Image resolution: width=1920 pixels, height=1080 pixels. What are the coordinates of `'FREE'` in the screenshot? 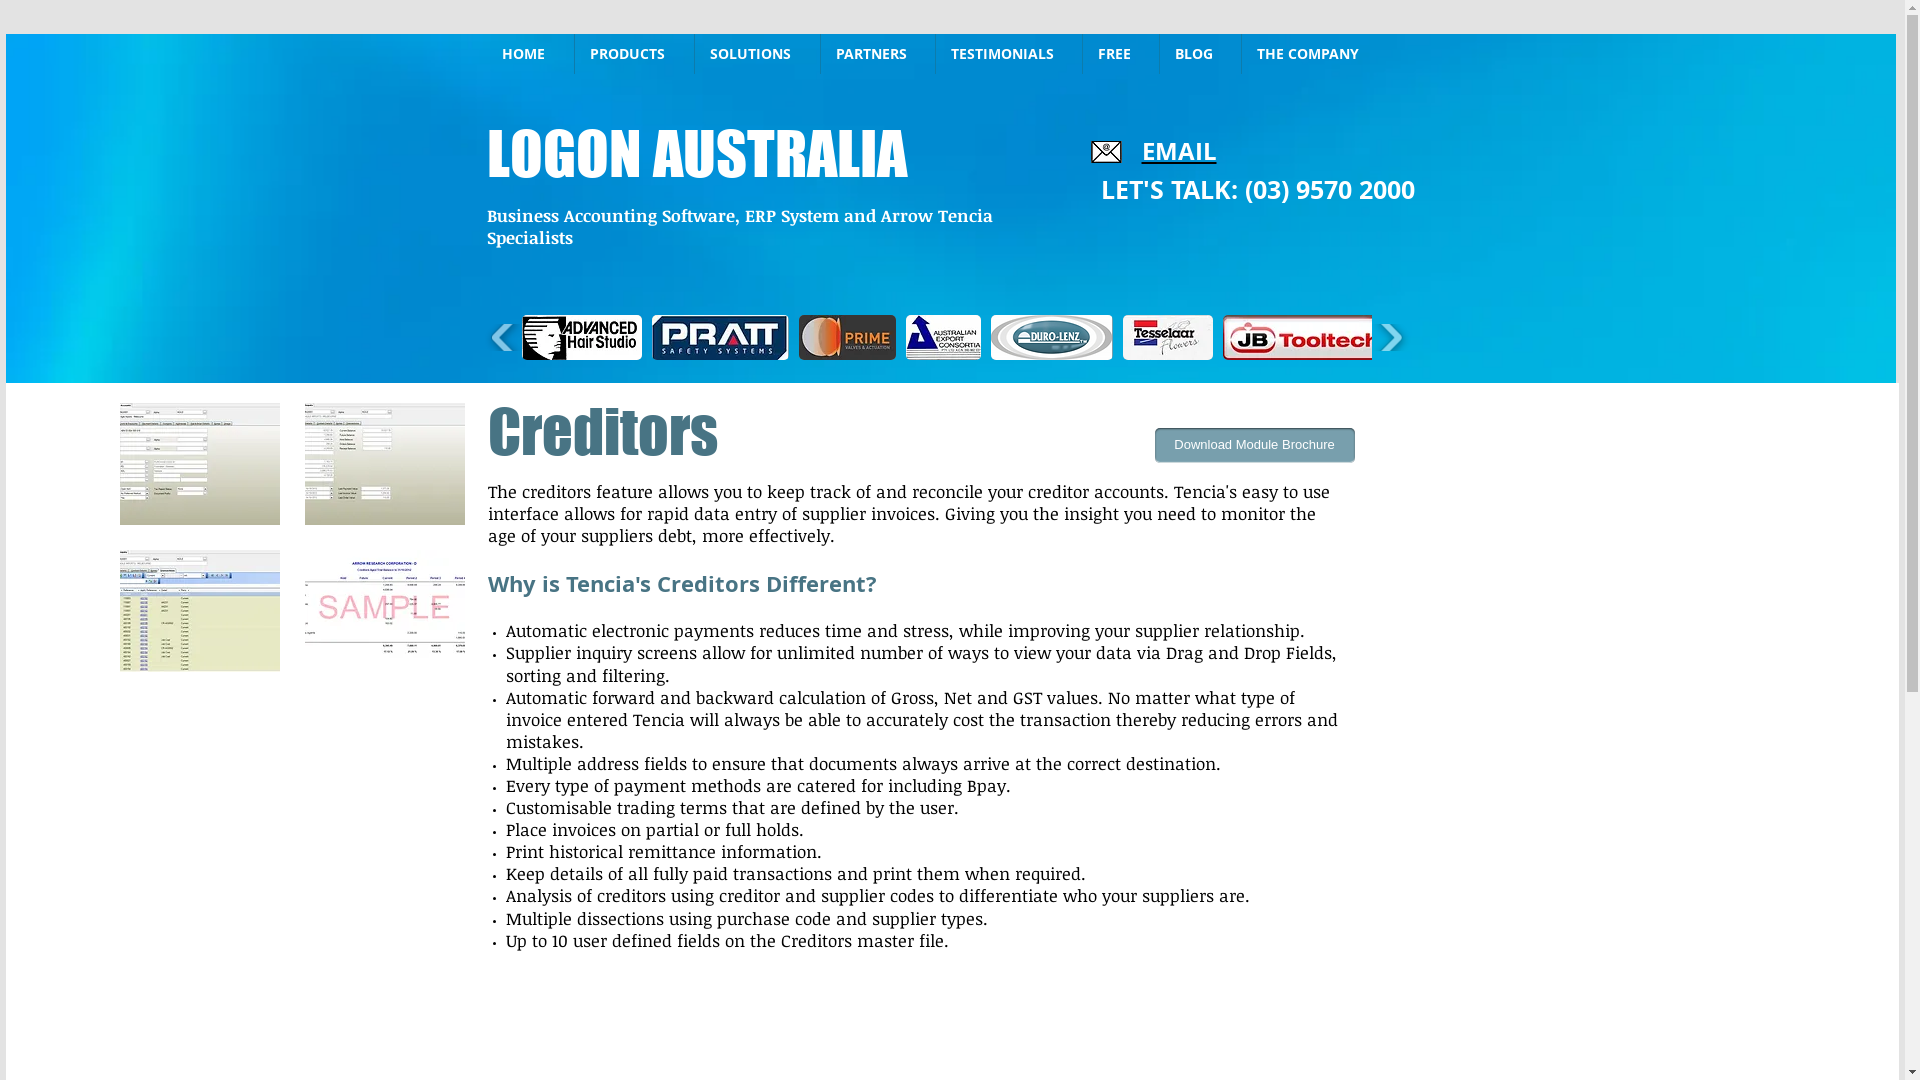 It's located at (1118, 53).